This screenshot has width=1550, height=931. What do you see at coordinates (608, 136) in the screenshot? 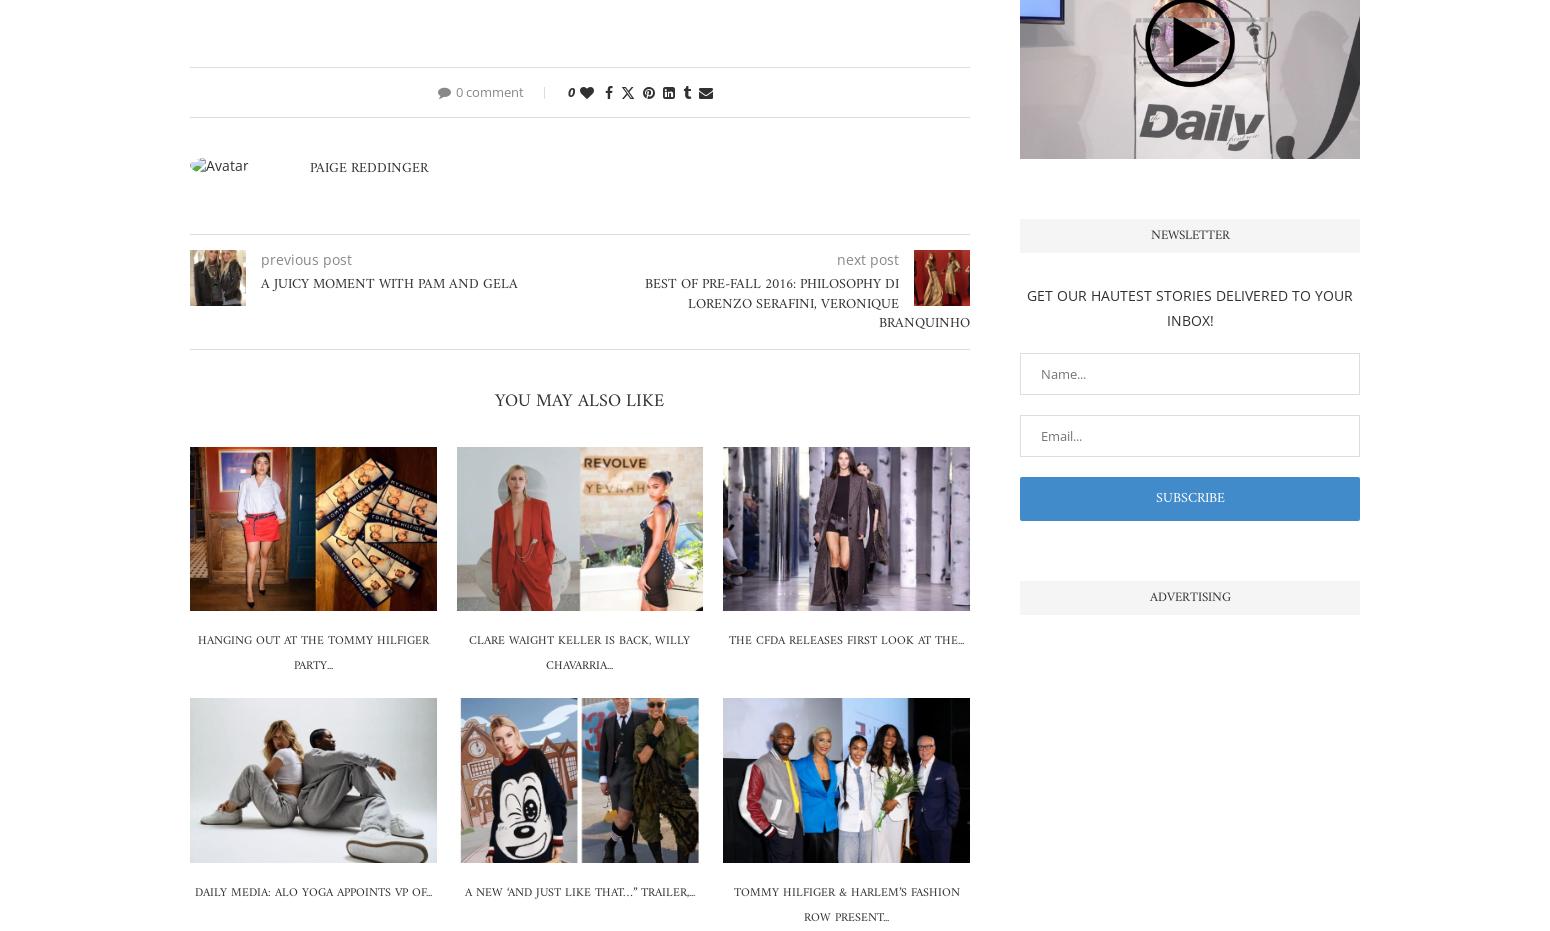
I see `'Facebook'` at bounding box center [608, 136].